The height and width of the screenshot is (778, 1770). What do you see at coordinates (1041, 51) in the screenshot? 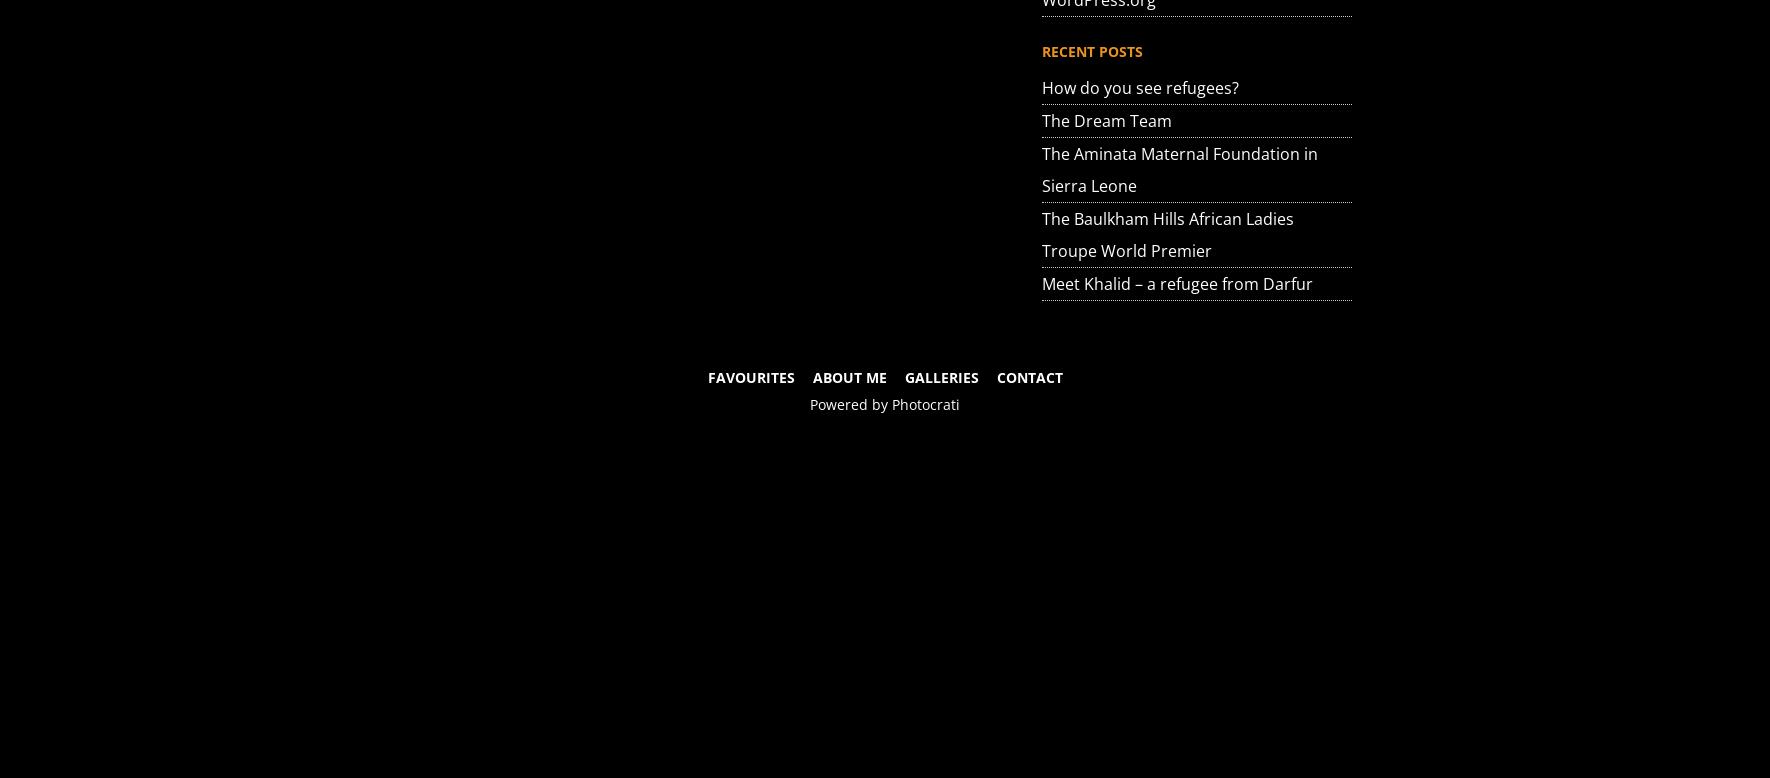
I see `'Recent Posts'` at bounding box center [1041, 51].